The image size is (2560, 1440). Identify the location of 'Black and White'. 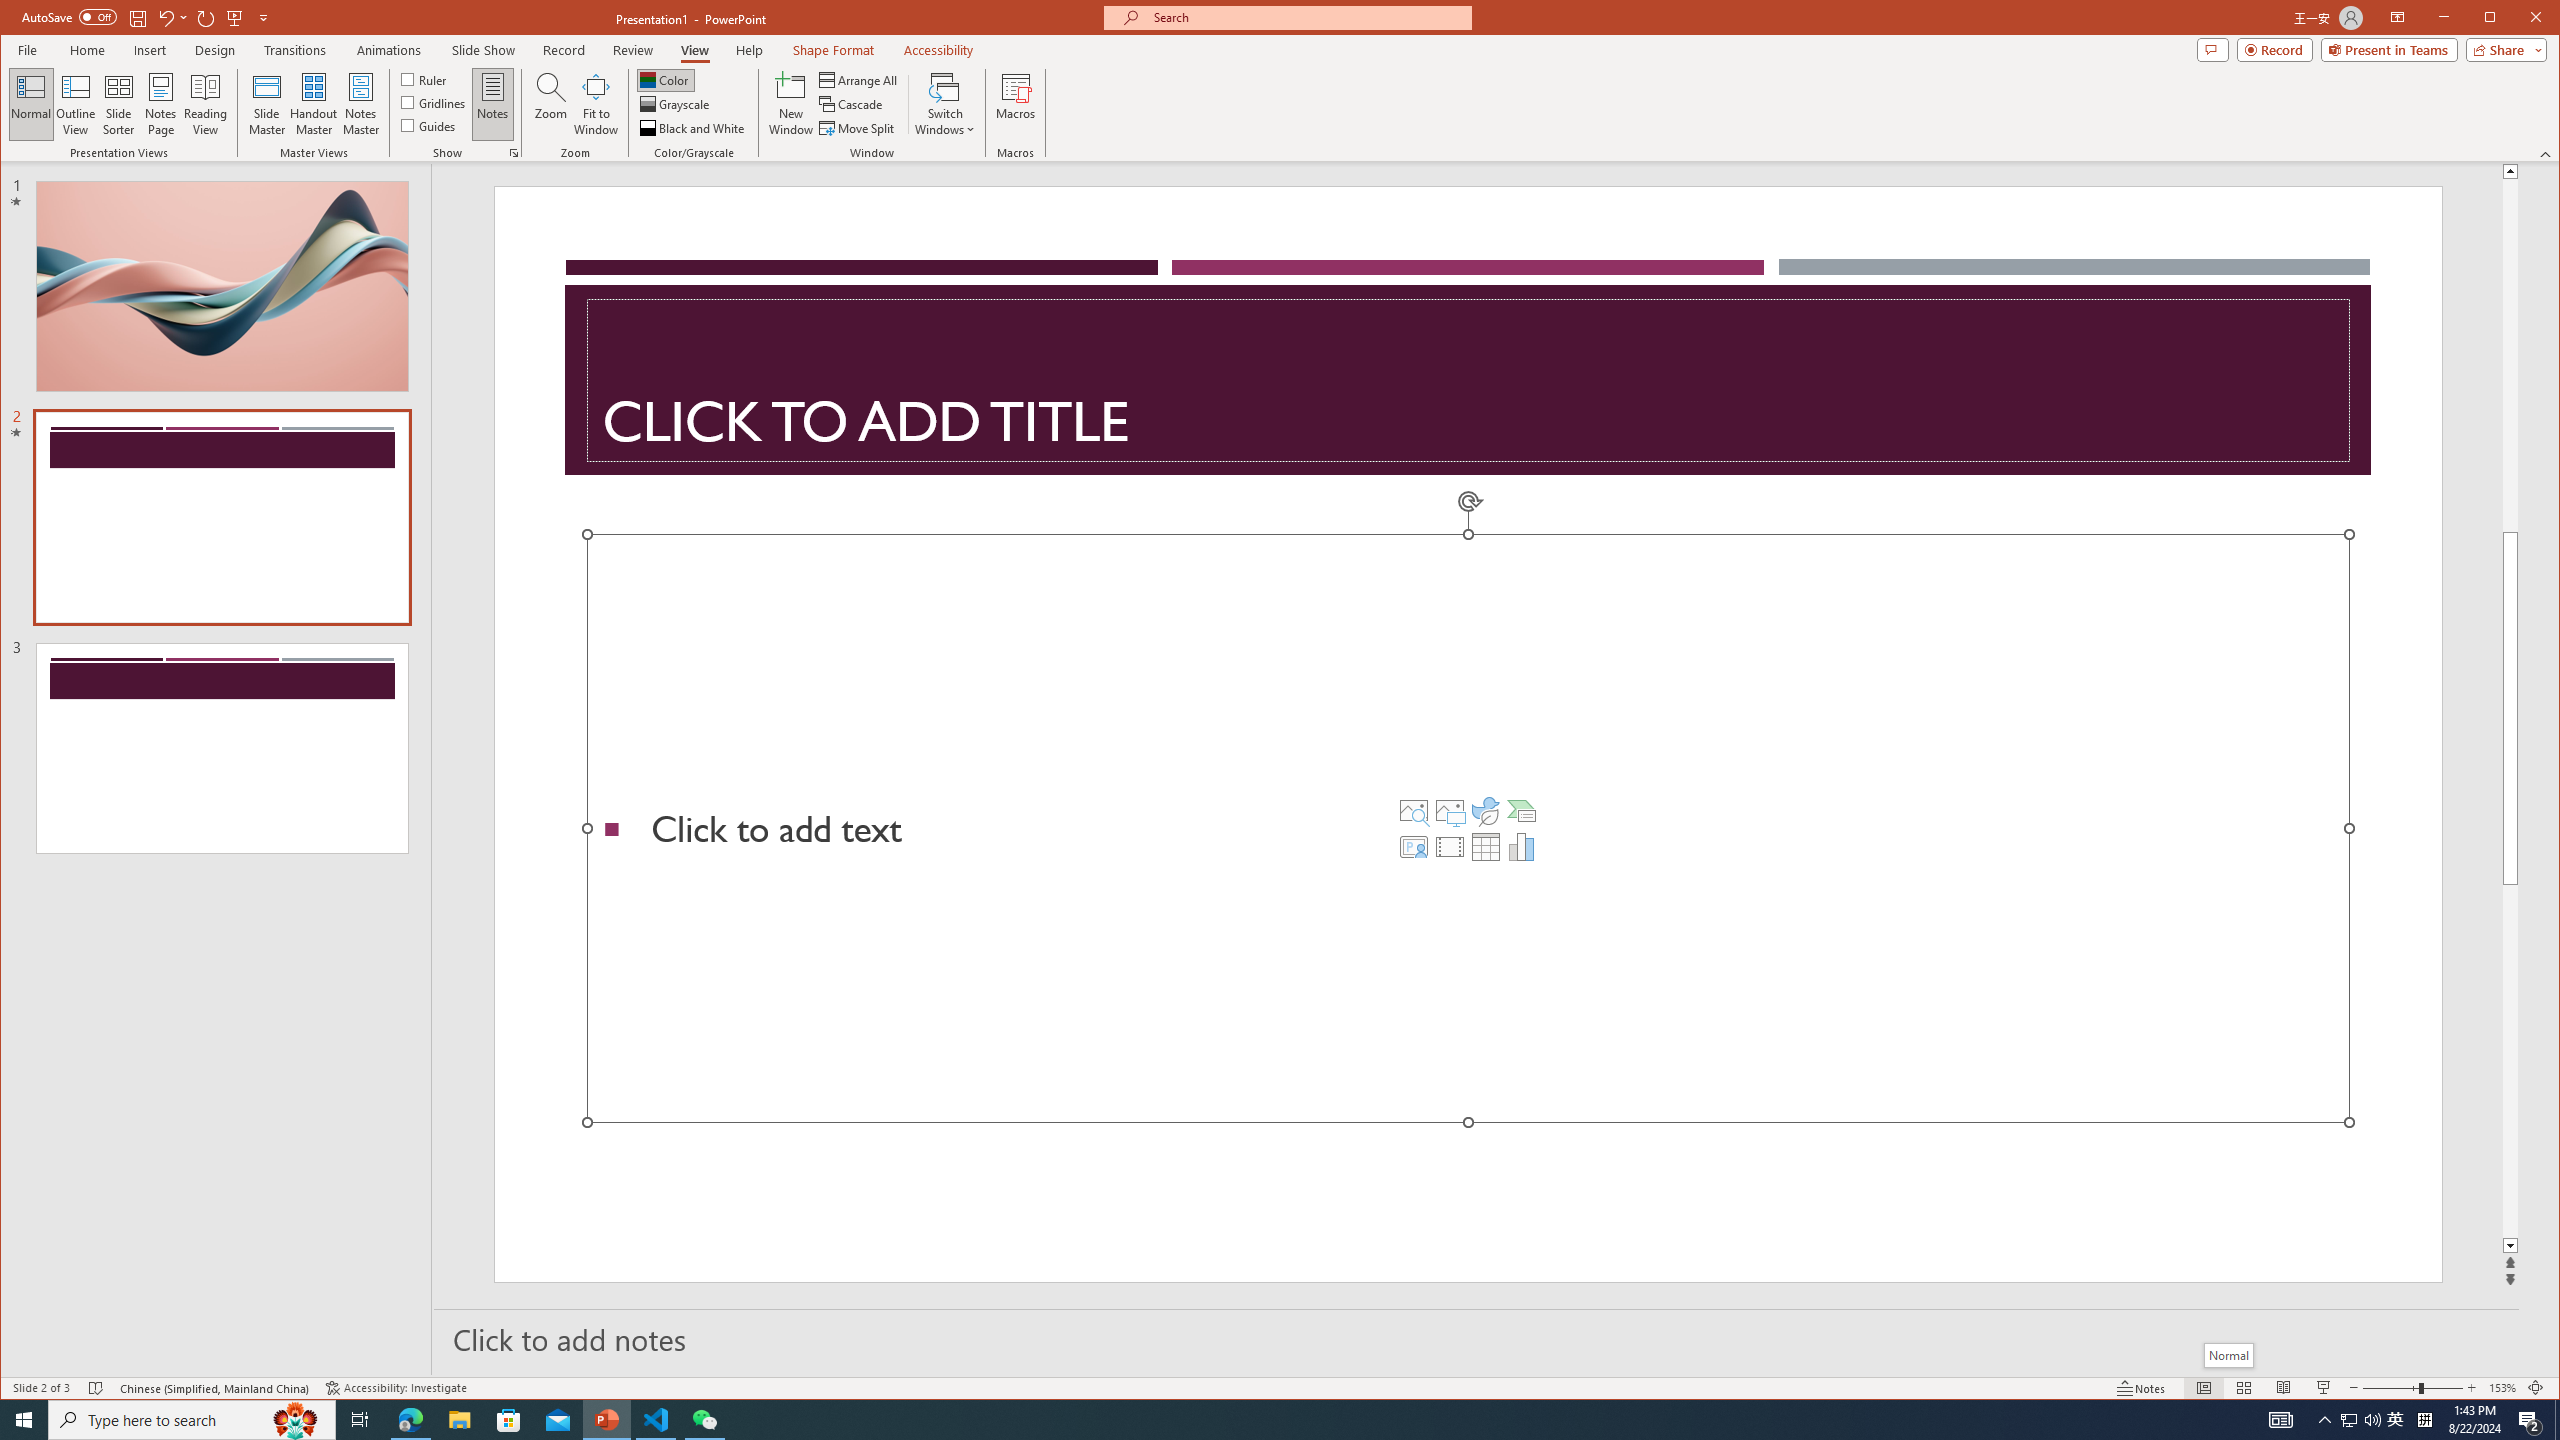
(692, 127).